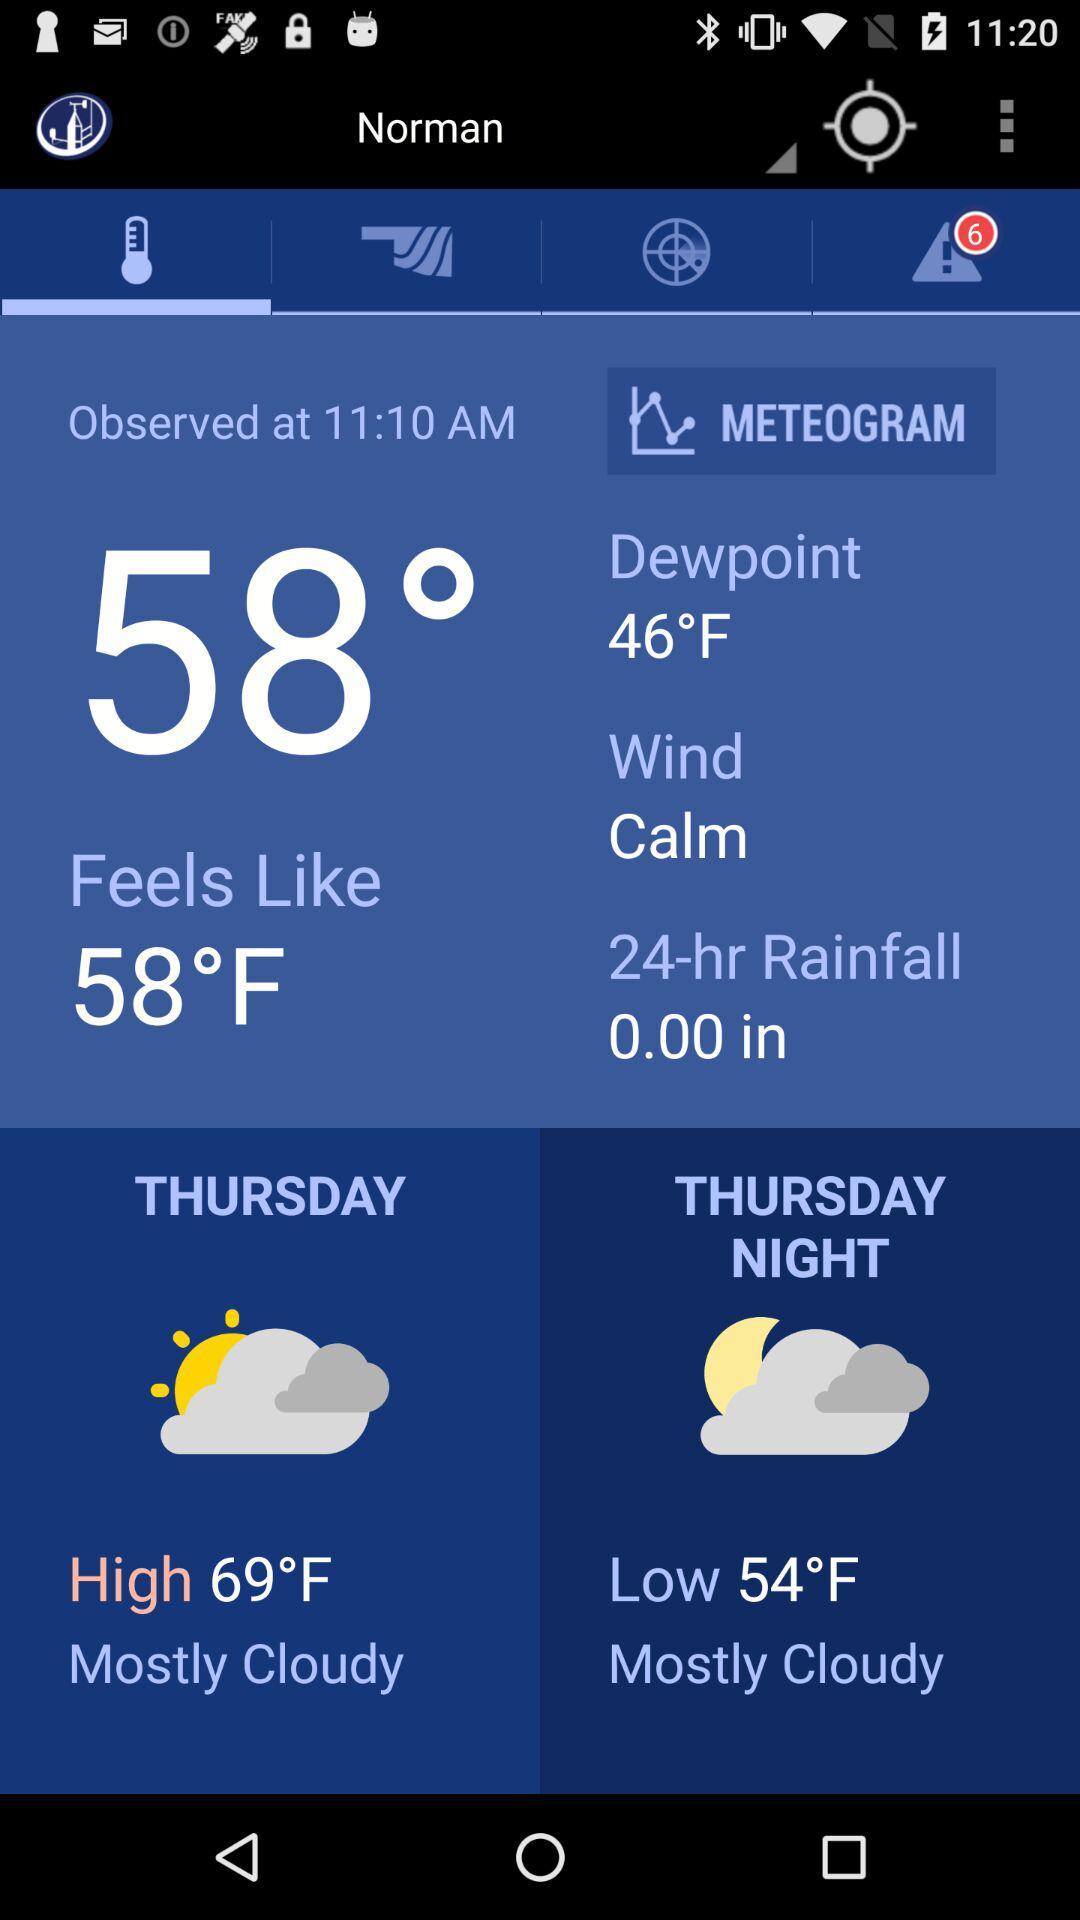  What do you see at coordinates (817, 420) in the screenshot?
I see `share` at bounding box center [817, 420].